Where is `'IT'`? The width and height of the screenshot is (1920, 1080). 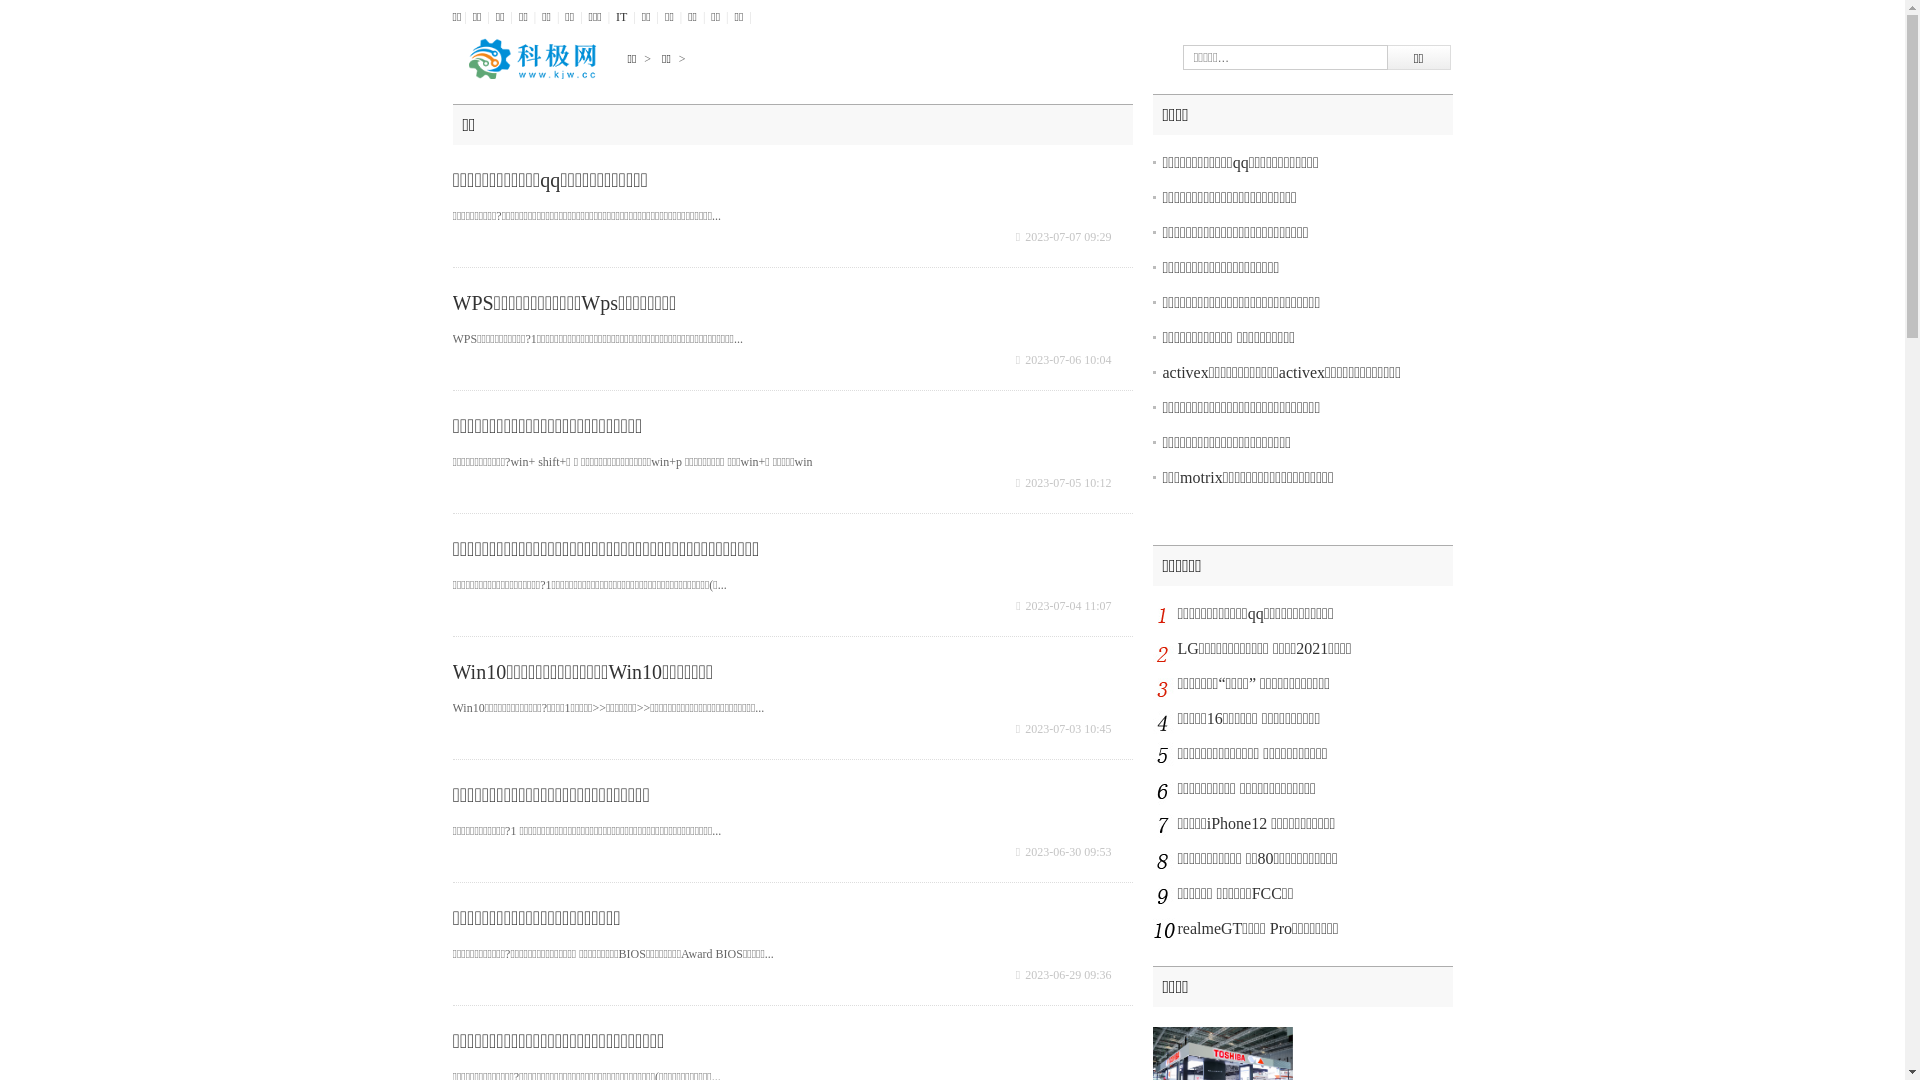 'IT' is located at coordinates (612, 16).